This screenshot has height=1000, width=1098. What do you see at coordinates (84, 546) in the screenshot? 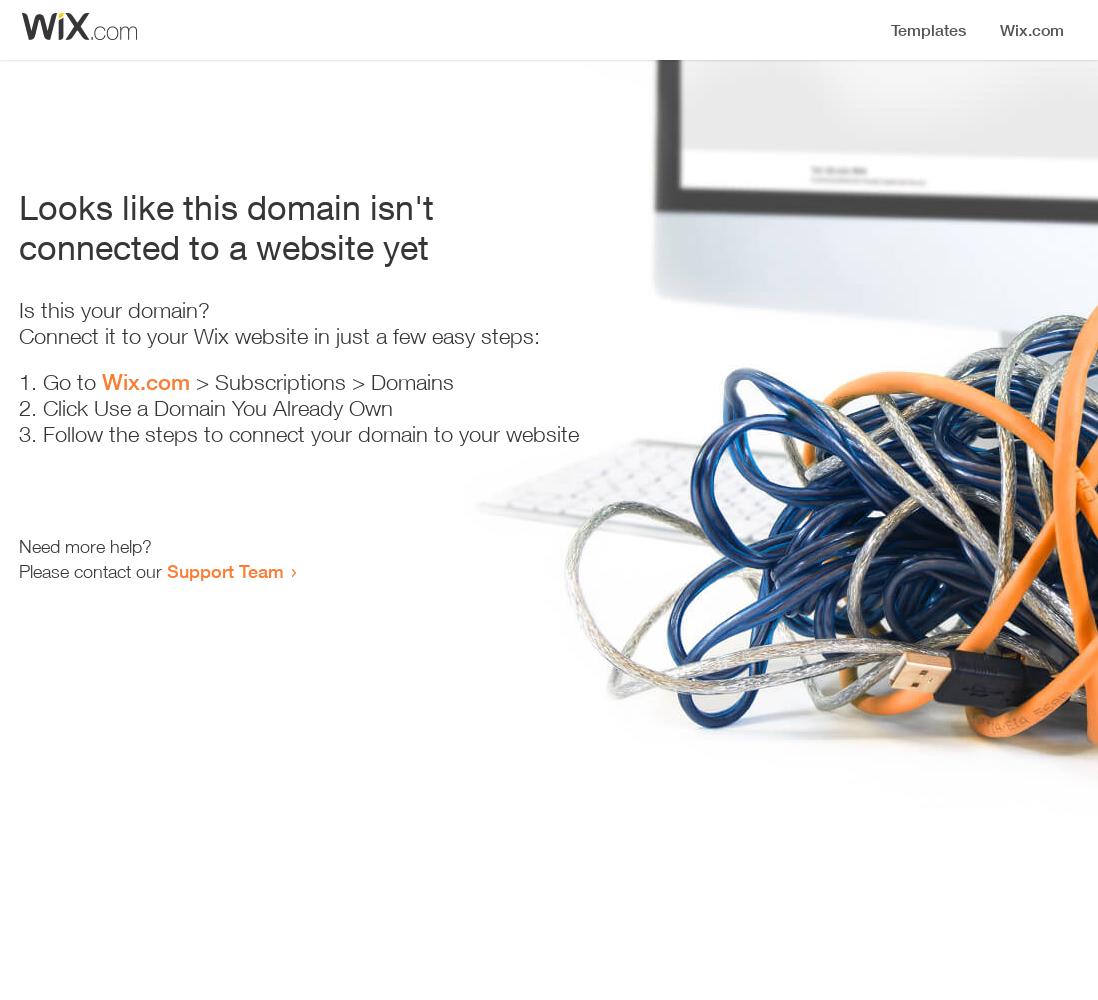
I see `'Need more help?'` at bounding box center [84, 546].